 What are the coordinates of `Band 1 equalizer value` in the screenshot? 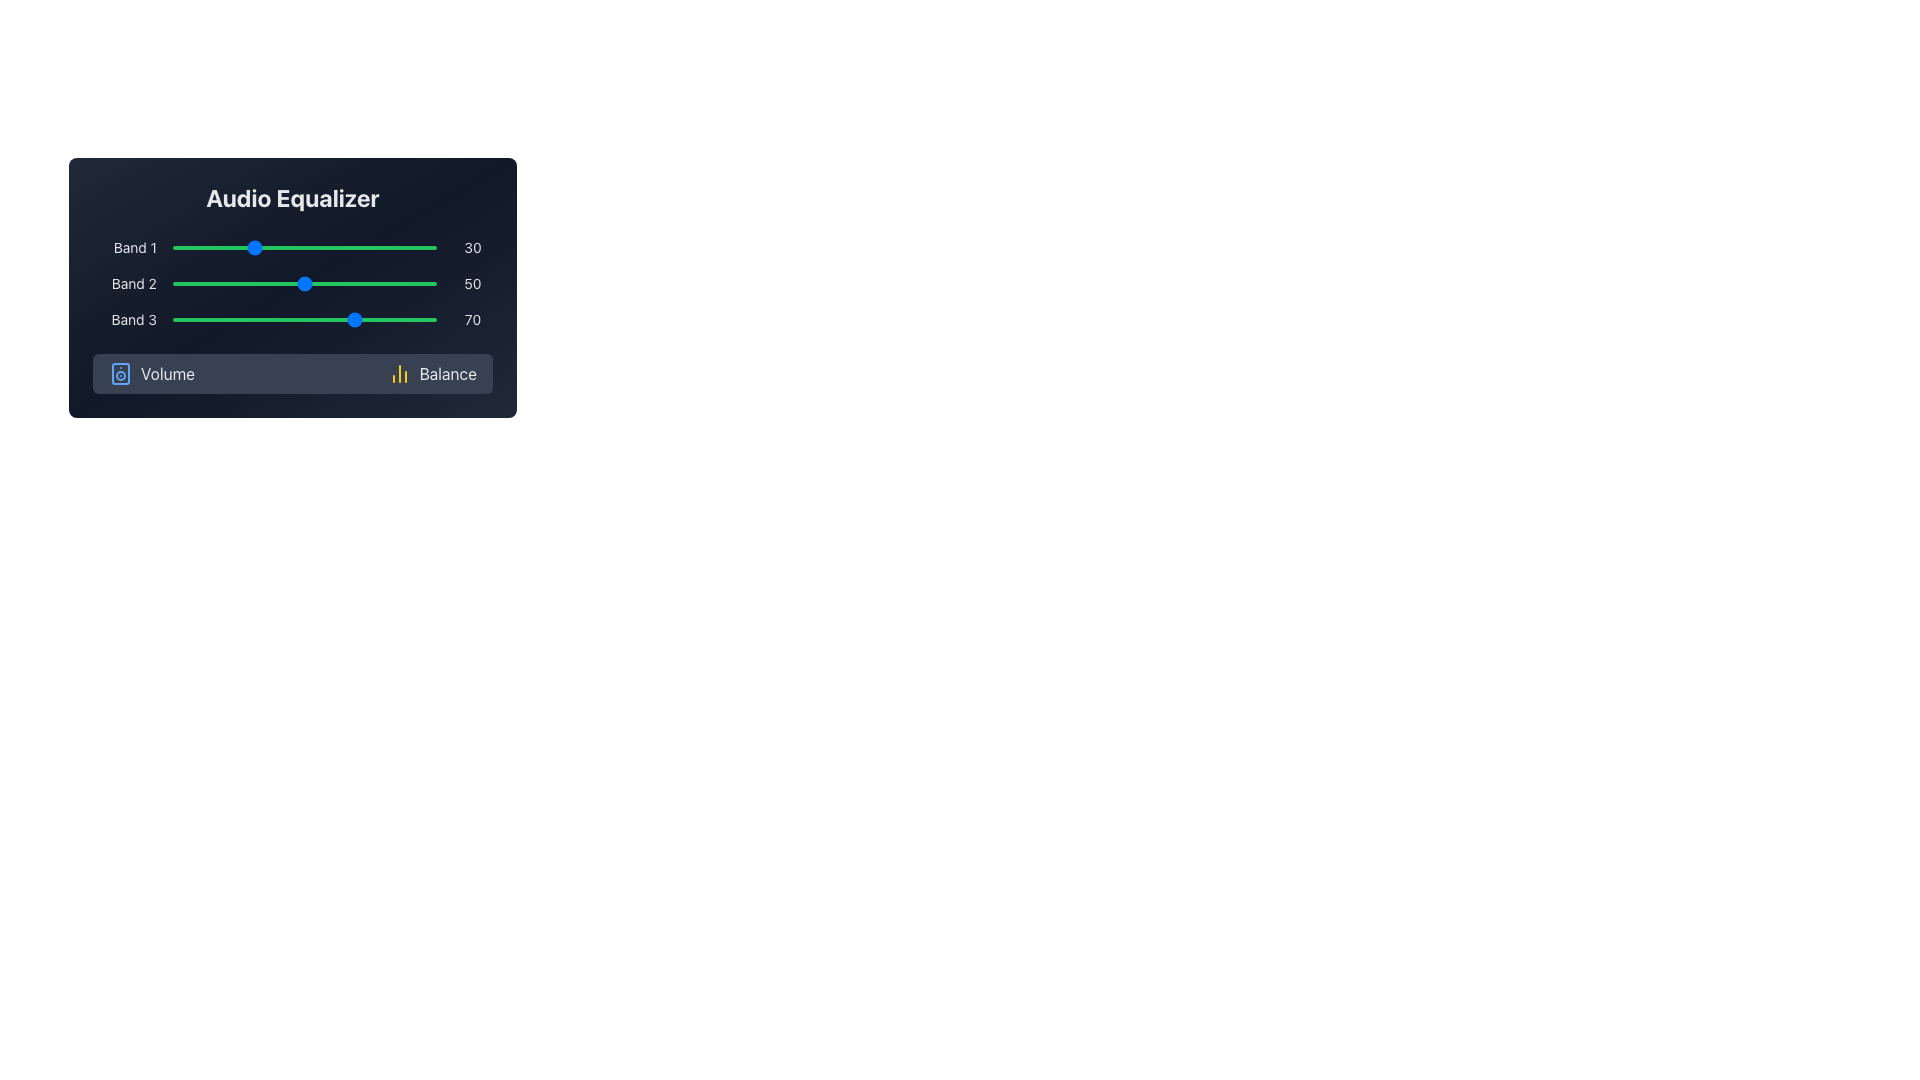 It's located at (210, 246).